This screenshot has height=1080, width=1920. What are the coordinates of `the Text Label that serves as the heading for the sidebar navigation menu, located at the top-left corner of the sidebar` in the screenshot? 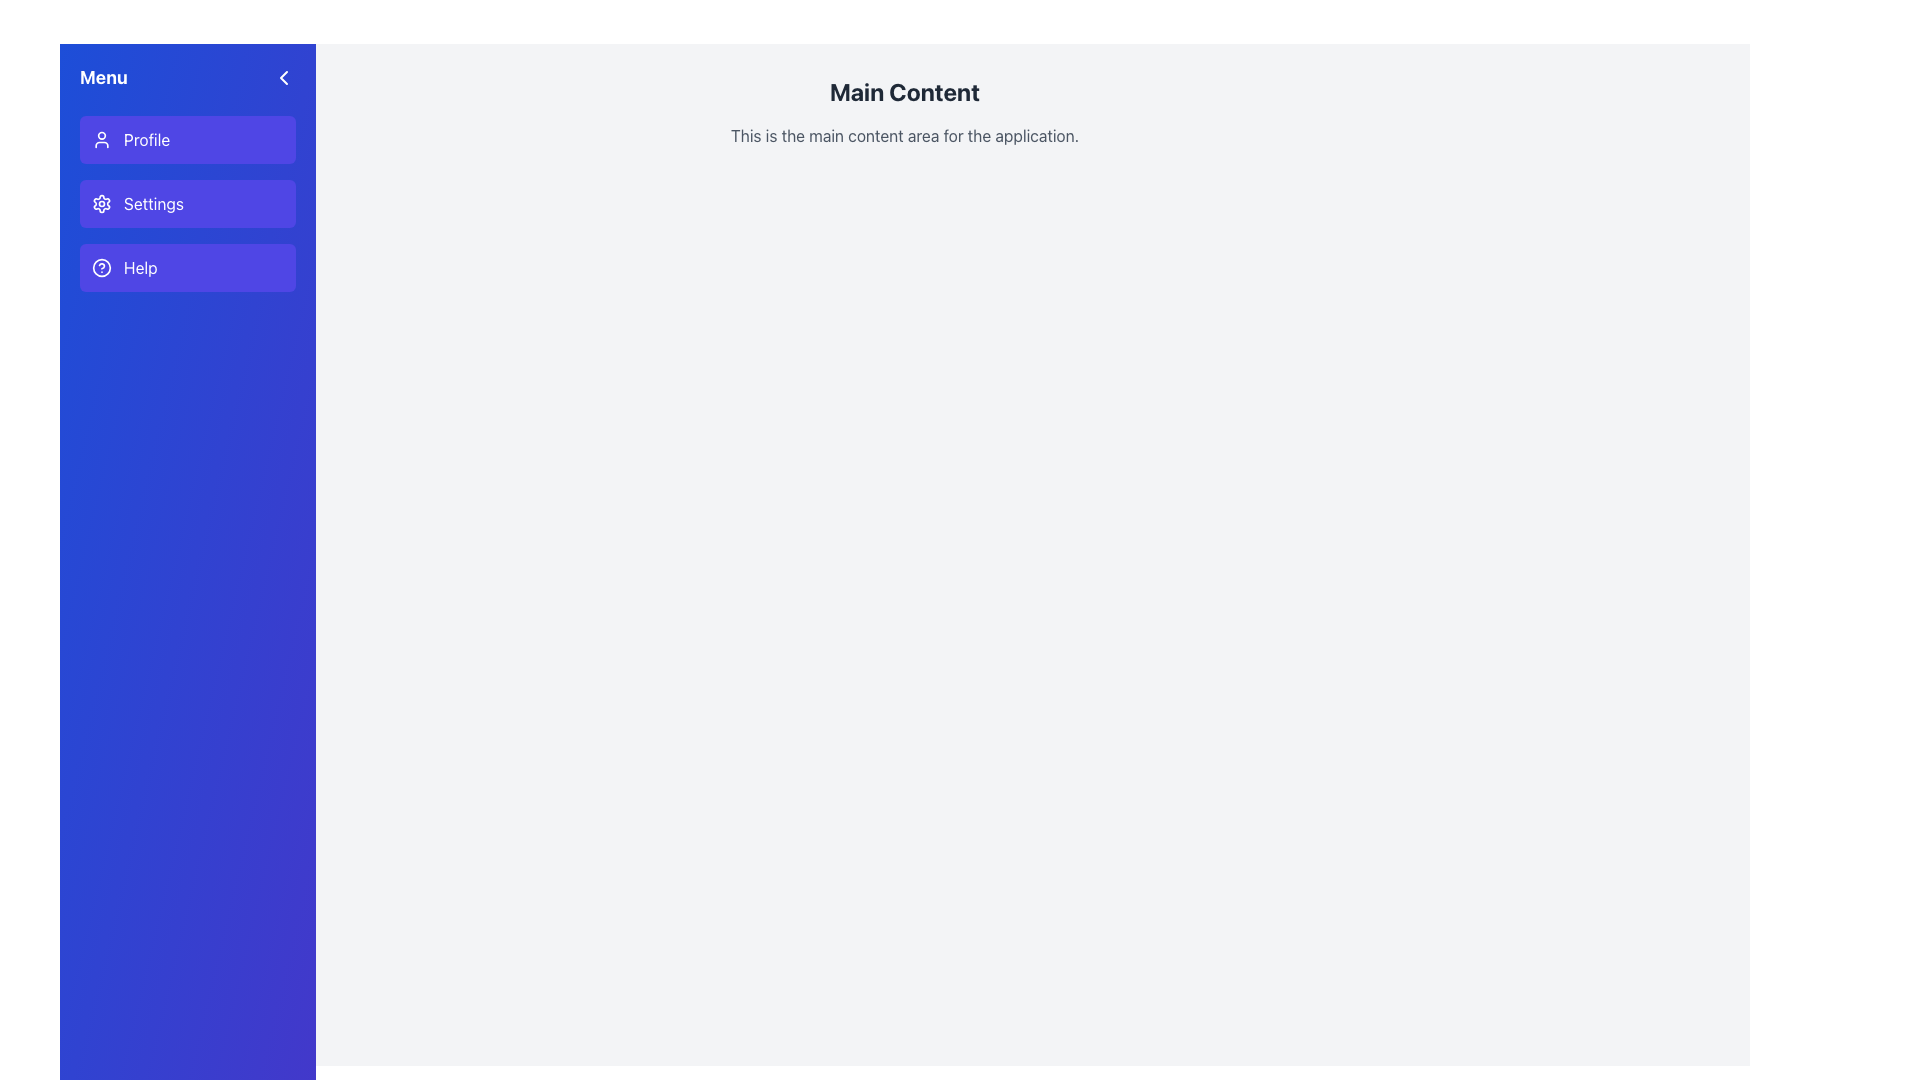 It's located at (102, 76).